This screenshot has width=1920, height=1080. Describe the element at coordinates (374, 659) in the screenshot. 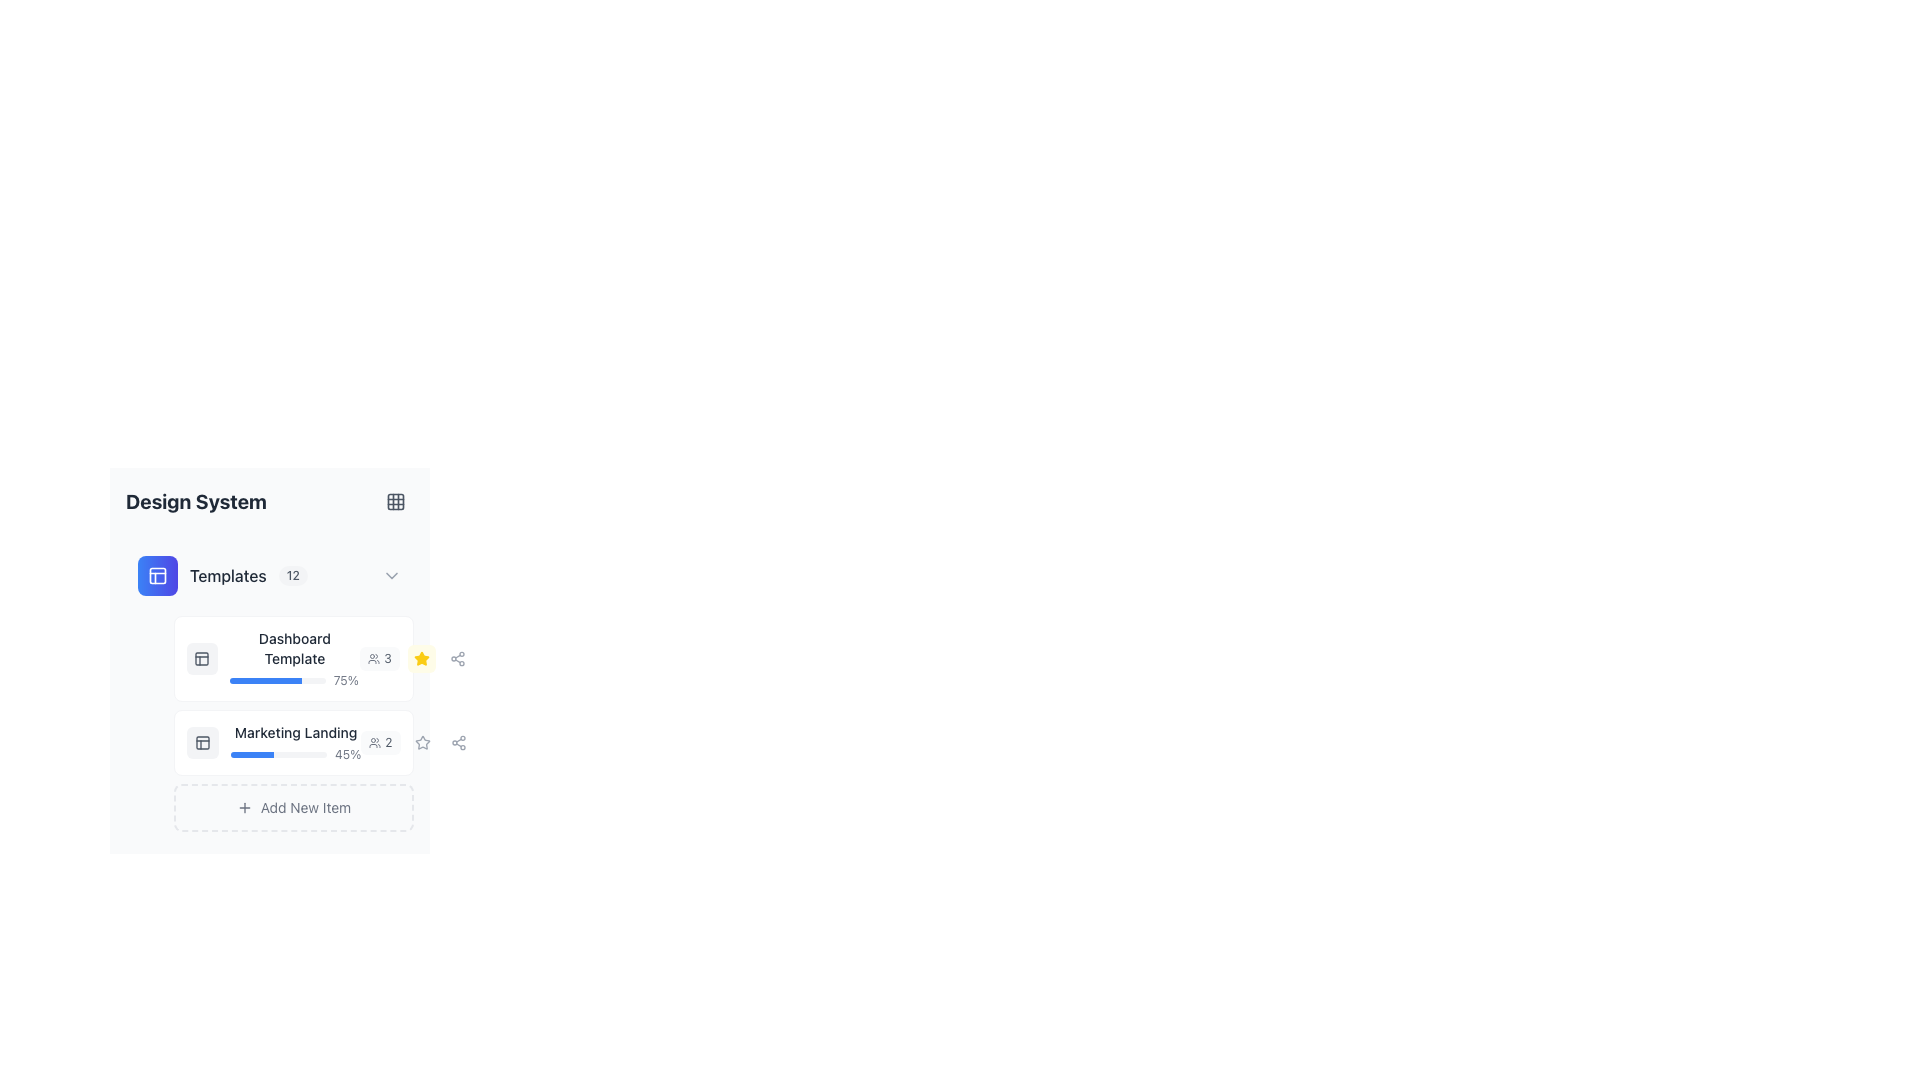

I see `the icon styled with a circular outline and filled with gray color, located within a button-like element next to the text '3'` at that location.